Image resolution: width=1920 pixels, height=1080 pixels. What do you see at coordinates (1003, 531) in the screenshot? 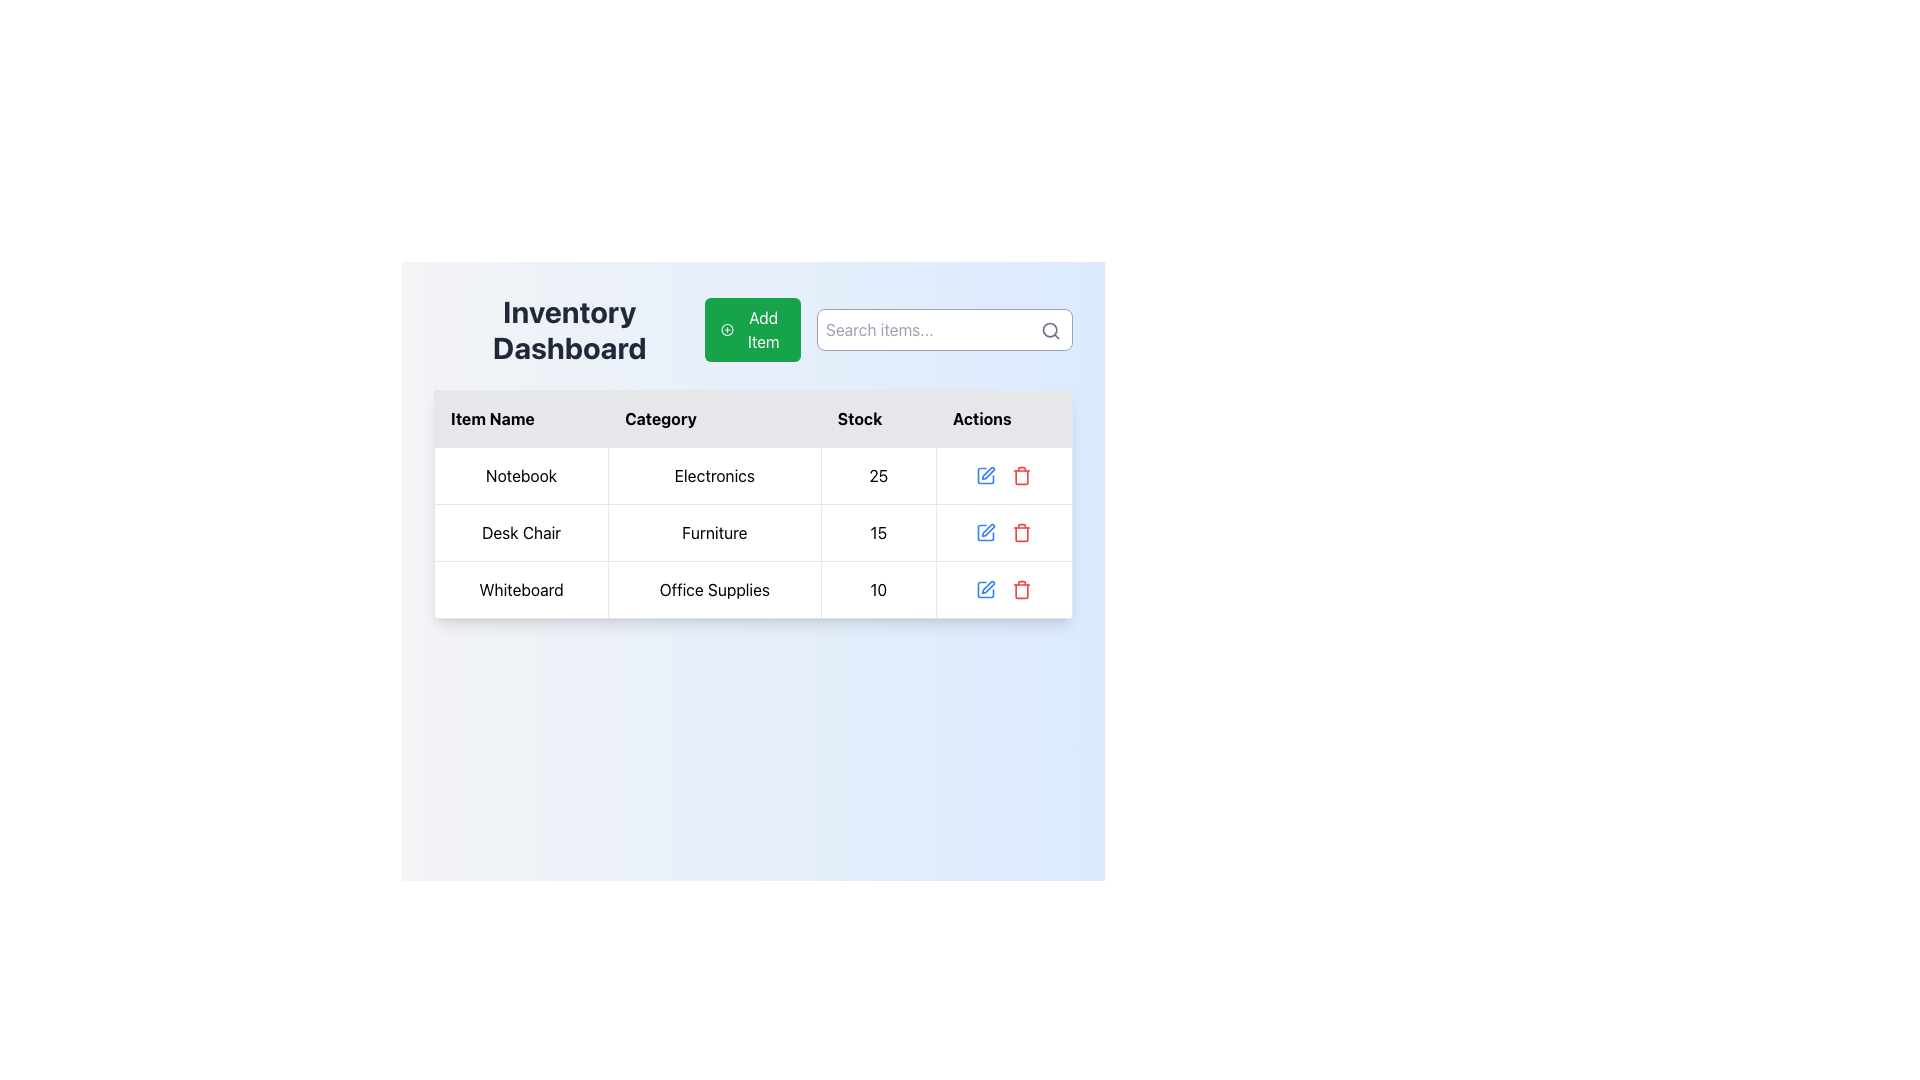
I see `the individual icons within the 'Actions' column of the table's second row related to the 'Desk Chair' item` at bounding box center [1003, 531].